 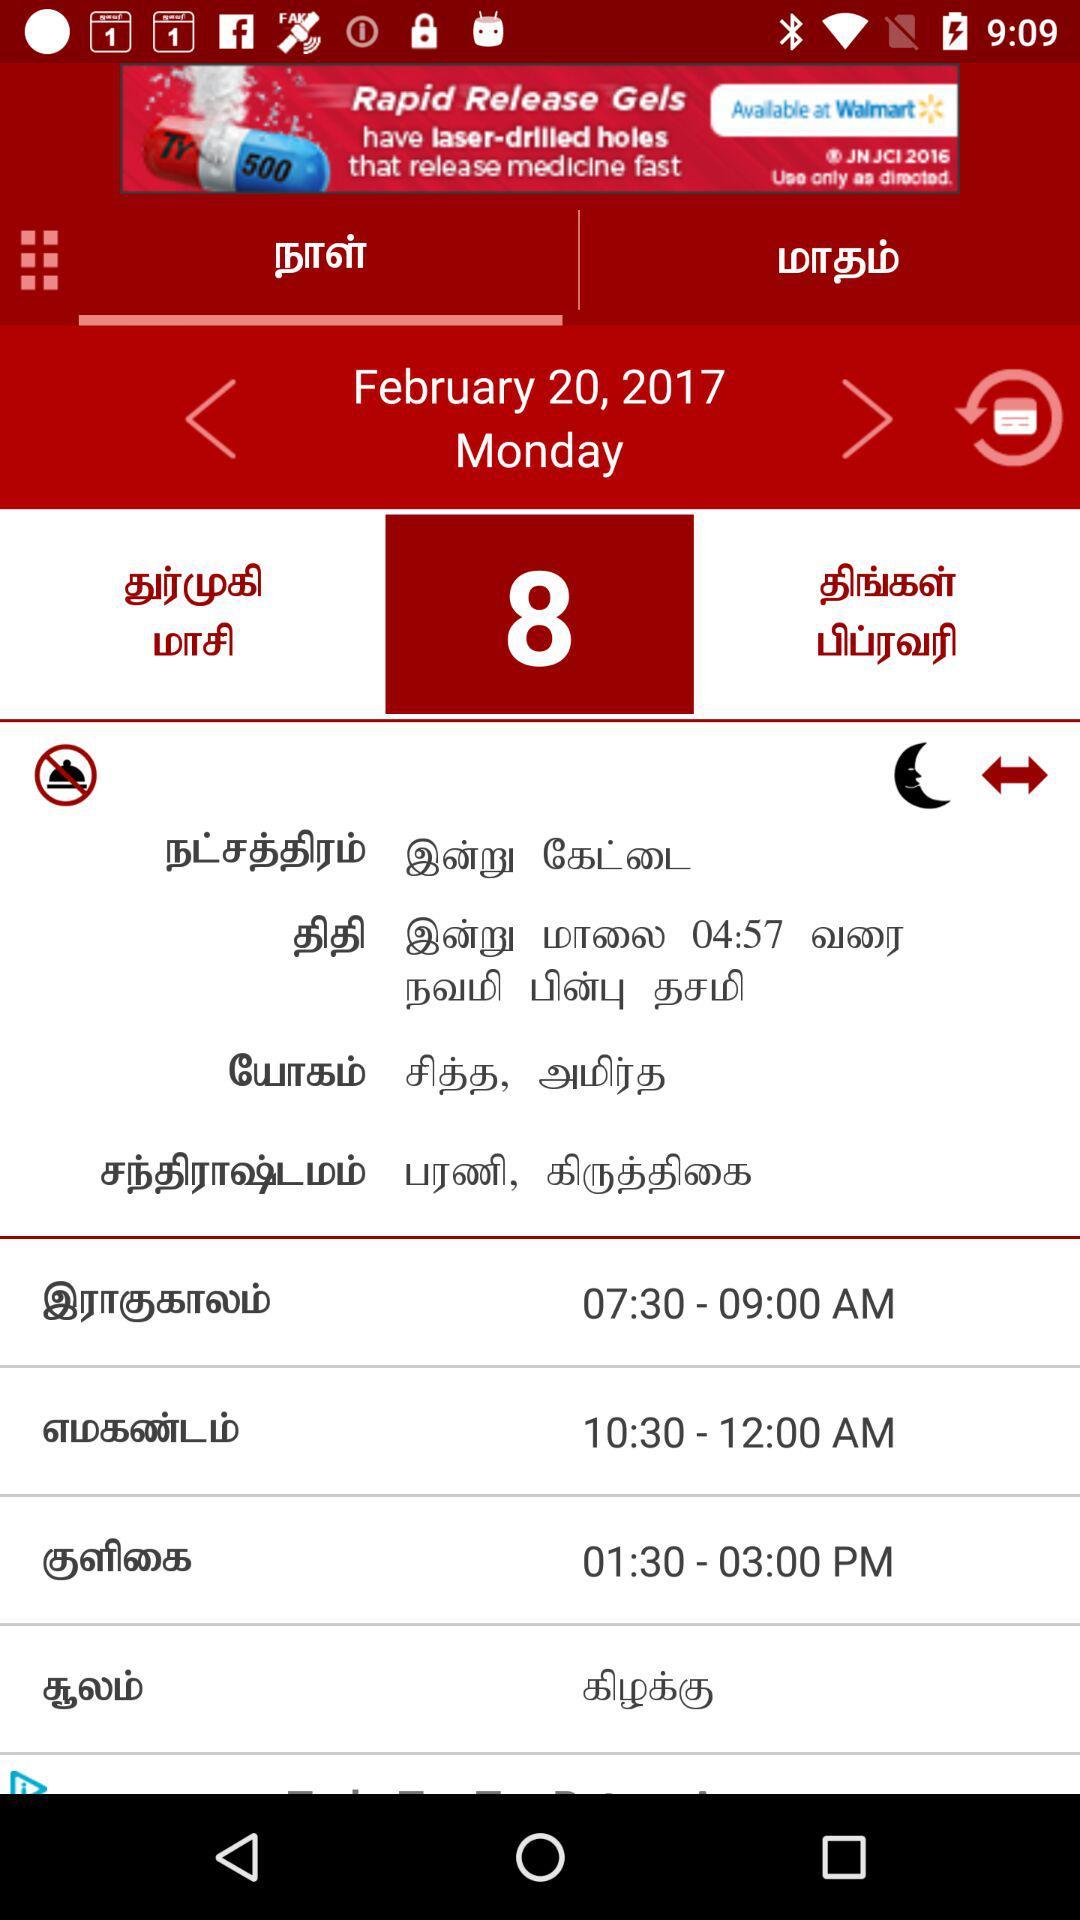 What do you see at coordinates (865, 416) in the screenshot?
I see `this button in next page` at bounding box center [865, 416].